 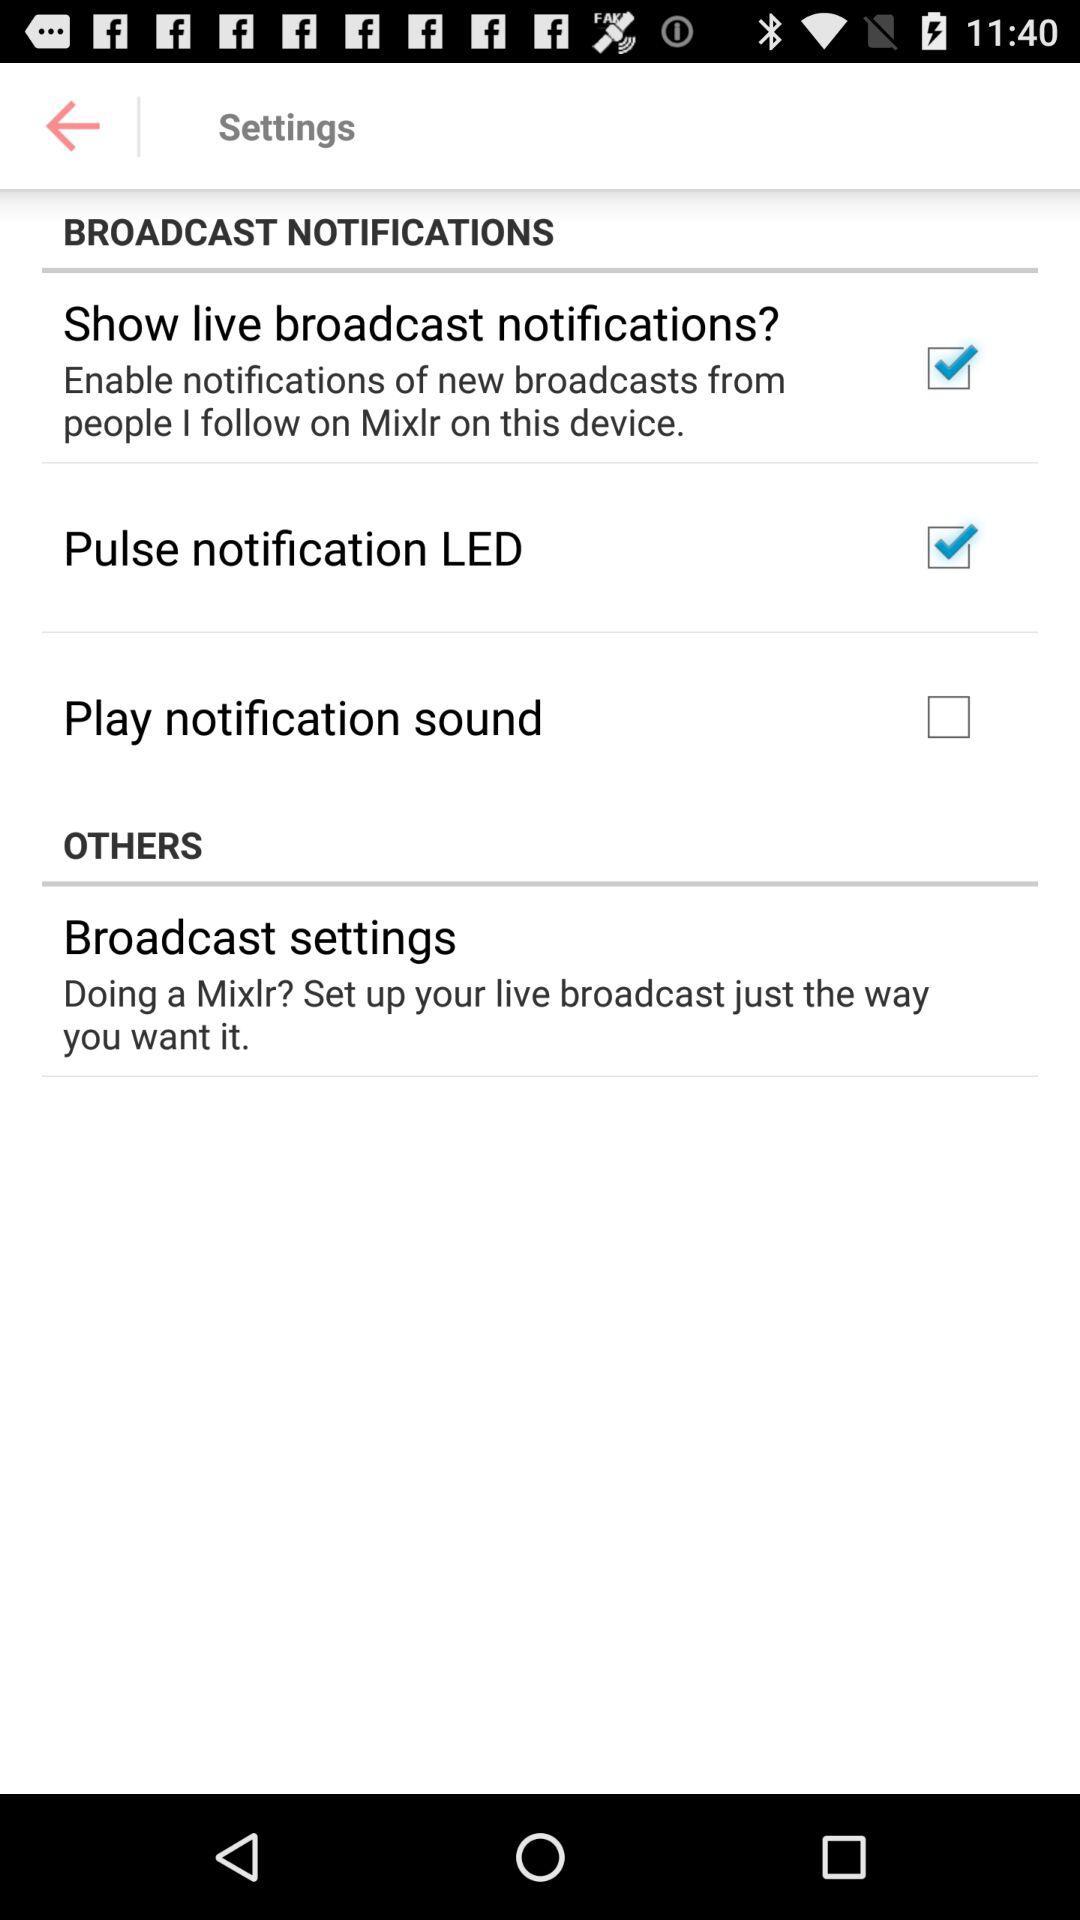 What do you see at coordinates (258, 934) in the screenshot?
I see `the icon above the doing a mixlr` at bounding box center [258, 934].